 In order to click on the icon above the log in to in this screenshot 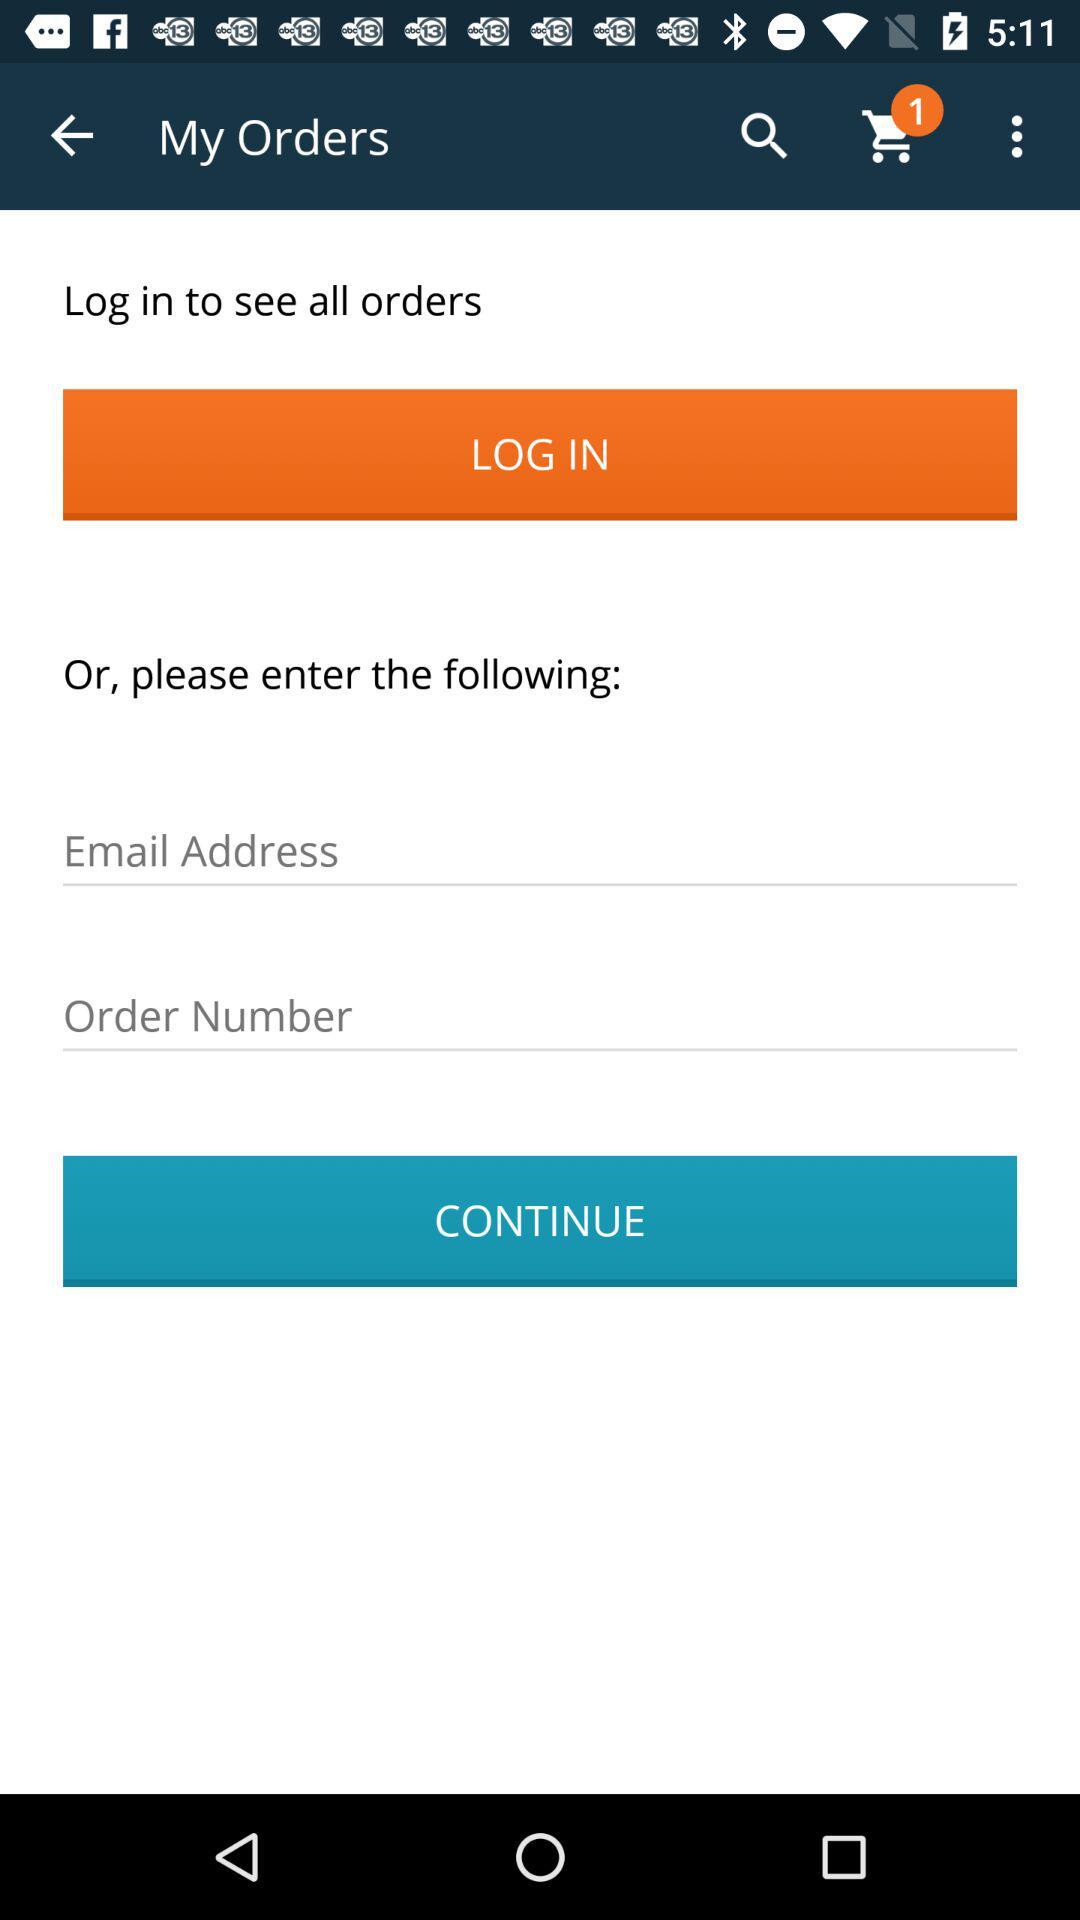, I will do `click(72, 135)`.